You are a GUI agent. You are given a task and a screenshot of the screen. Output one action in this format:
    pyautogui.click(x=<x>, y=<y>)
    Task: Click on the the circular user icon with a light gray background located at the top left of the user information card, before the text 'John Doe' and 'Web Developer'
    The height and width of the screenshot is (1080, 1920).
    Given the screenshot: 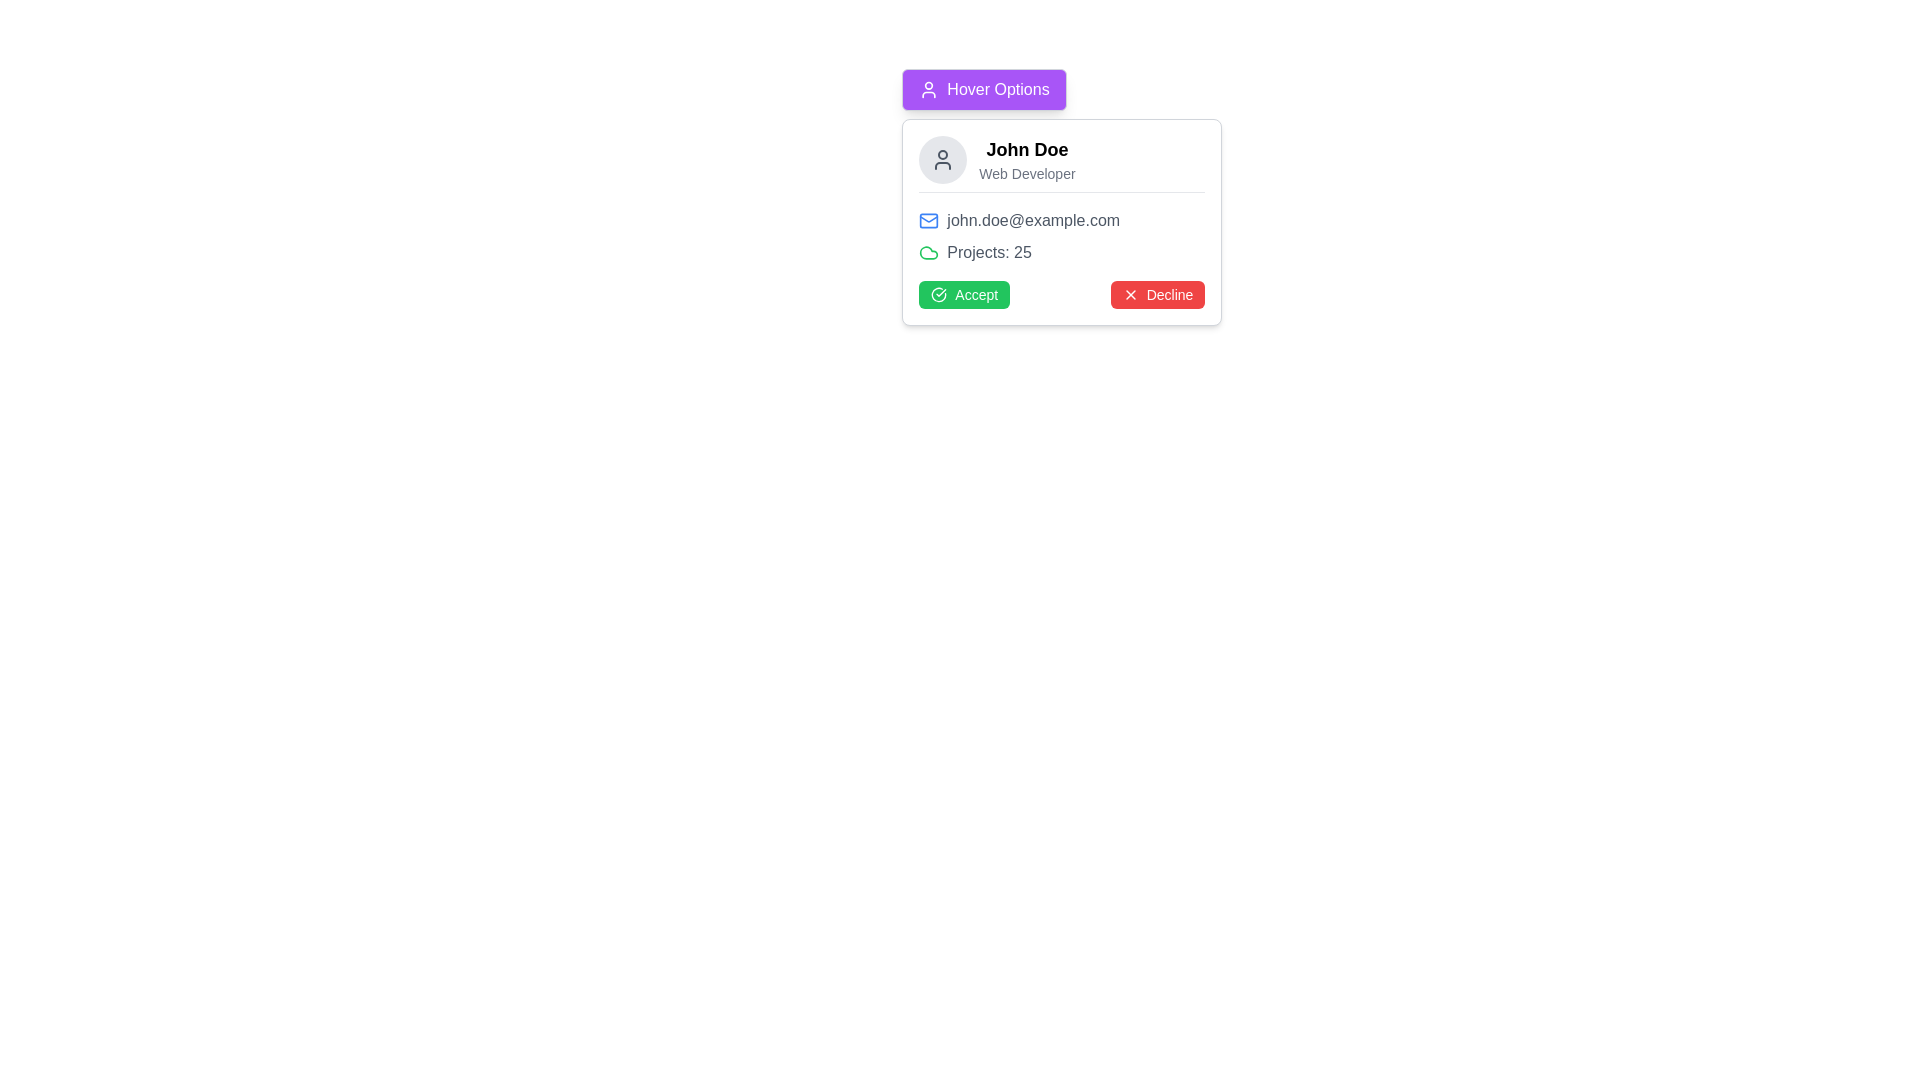 What is the action you would take?
    pyautogui.click(x=942, y=158)
    